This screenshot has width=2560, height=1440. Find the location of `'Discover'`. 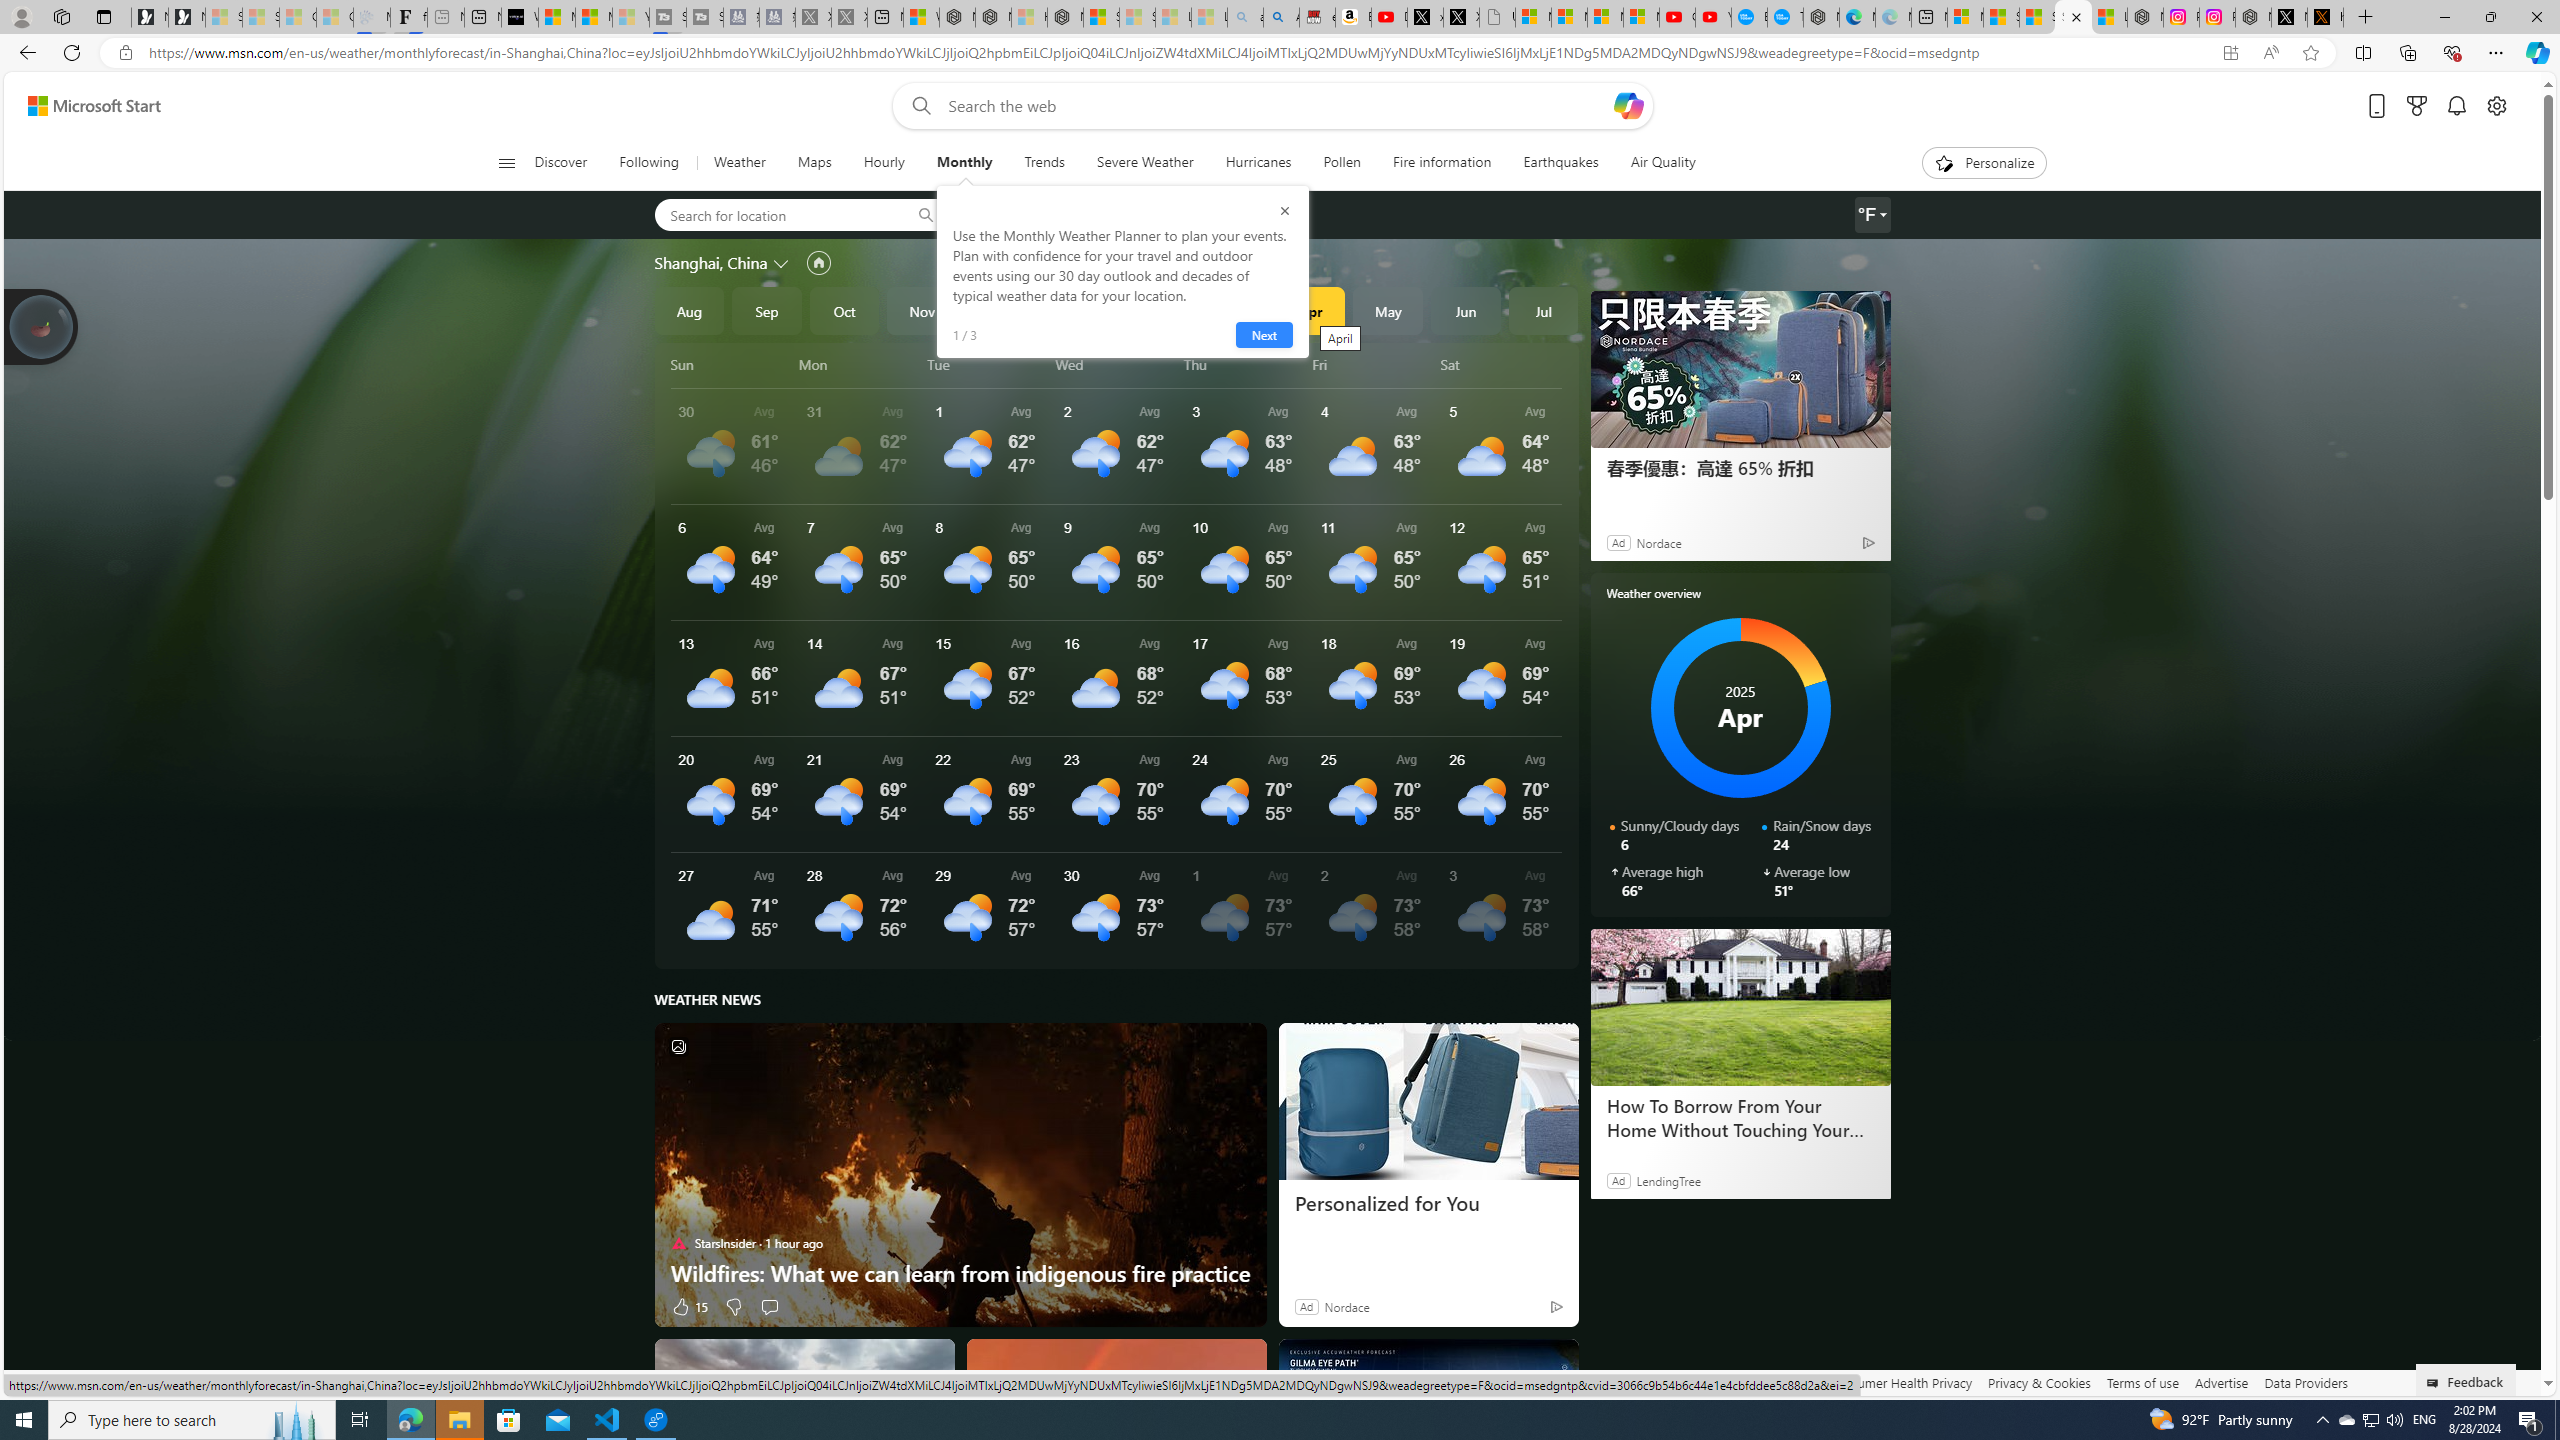

'Discover' is located at coordinates (568, 162).